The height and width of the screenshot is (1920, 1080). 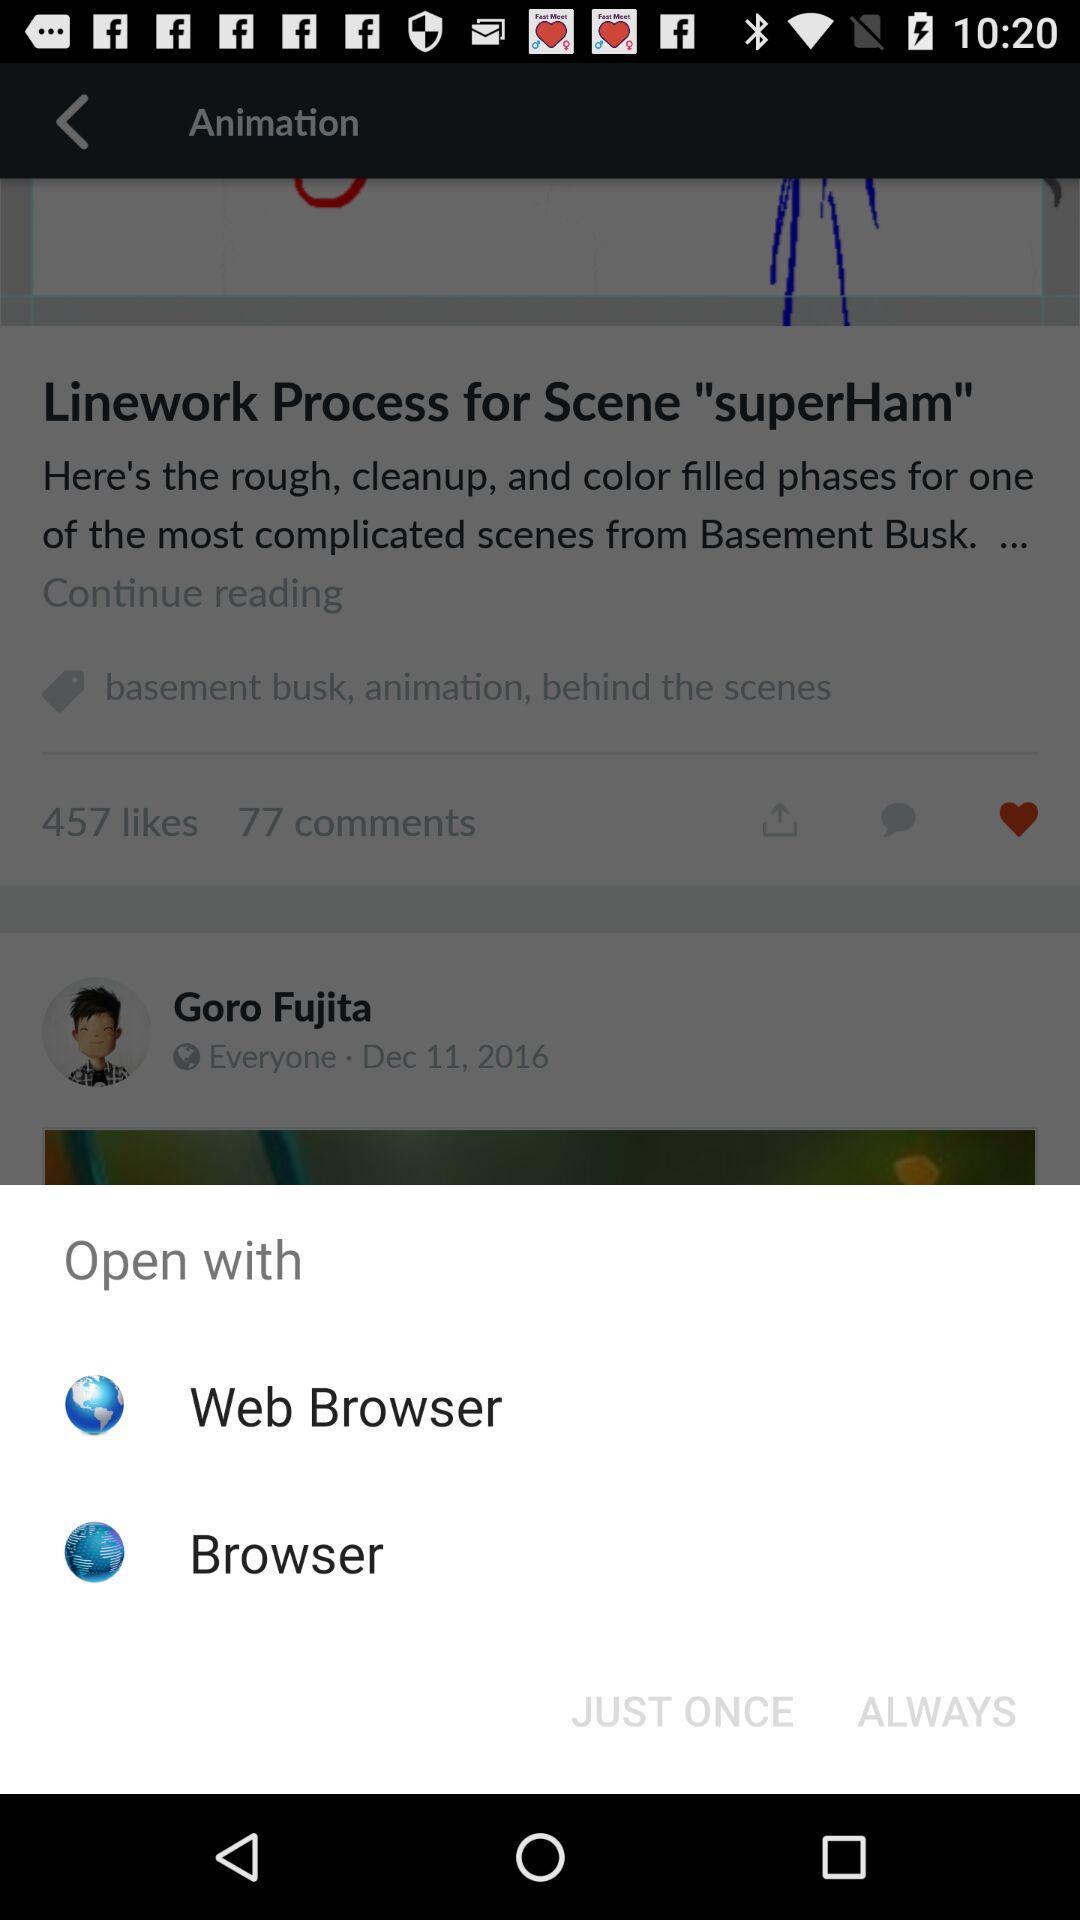 What do you see at coordinates (681, 1708) in the screenshot?
I see `the icon below open with icon` at bounding box center [681, 1708].